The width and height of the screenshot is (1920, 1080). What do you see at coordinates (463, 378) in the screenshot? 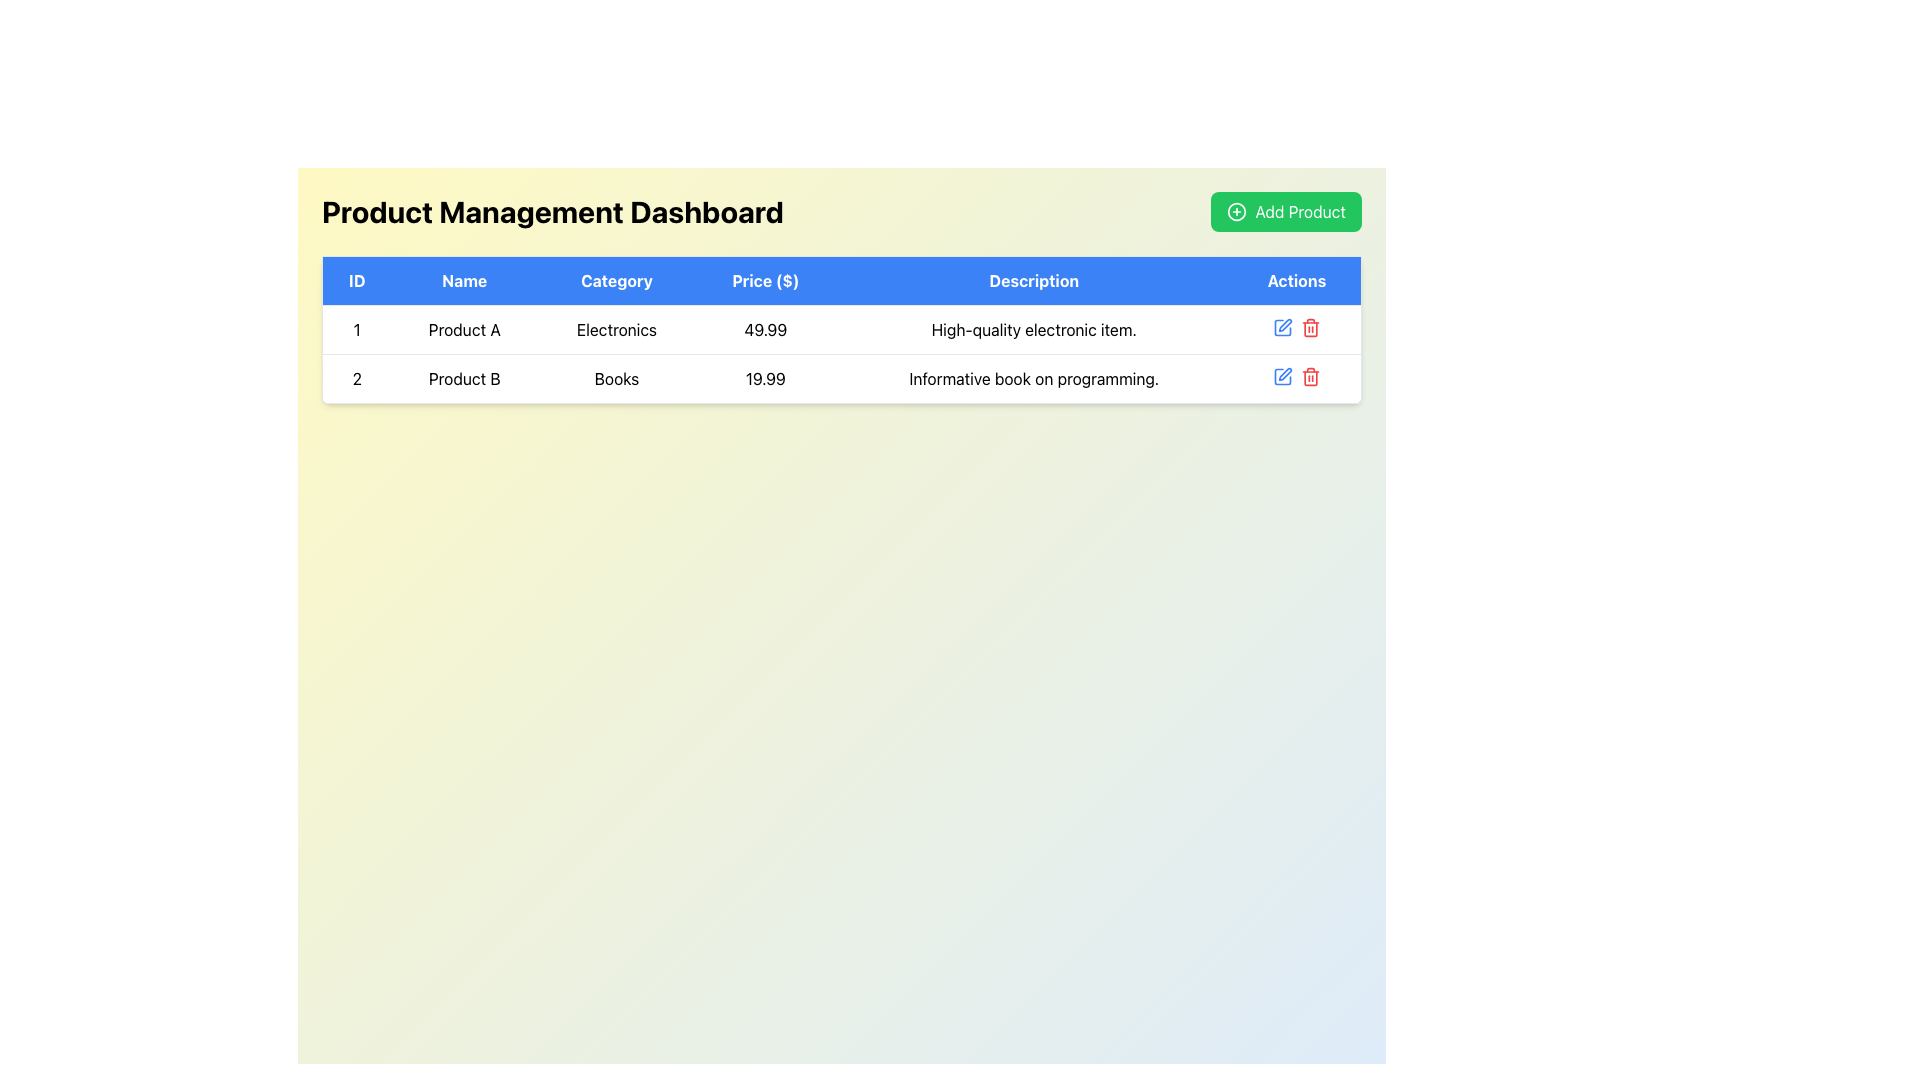
I see `text label for the product name located in the second row and second column of the table under the 'Name' header` at bounding box center [463, 378].